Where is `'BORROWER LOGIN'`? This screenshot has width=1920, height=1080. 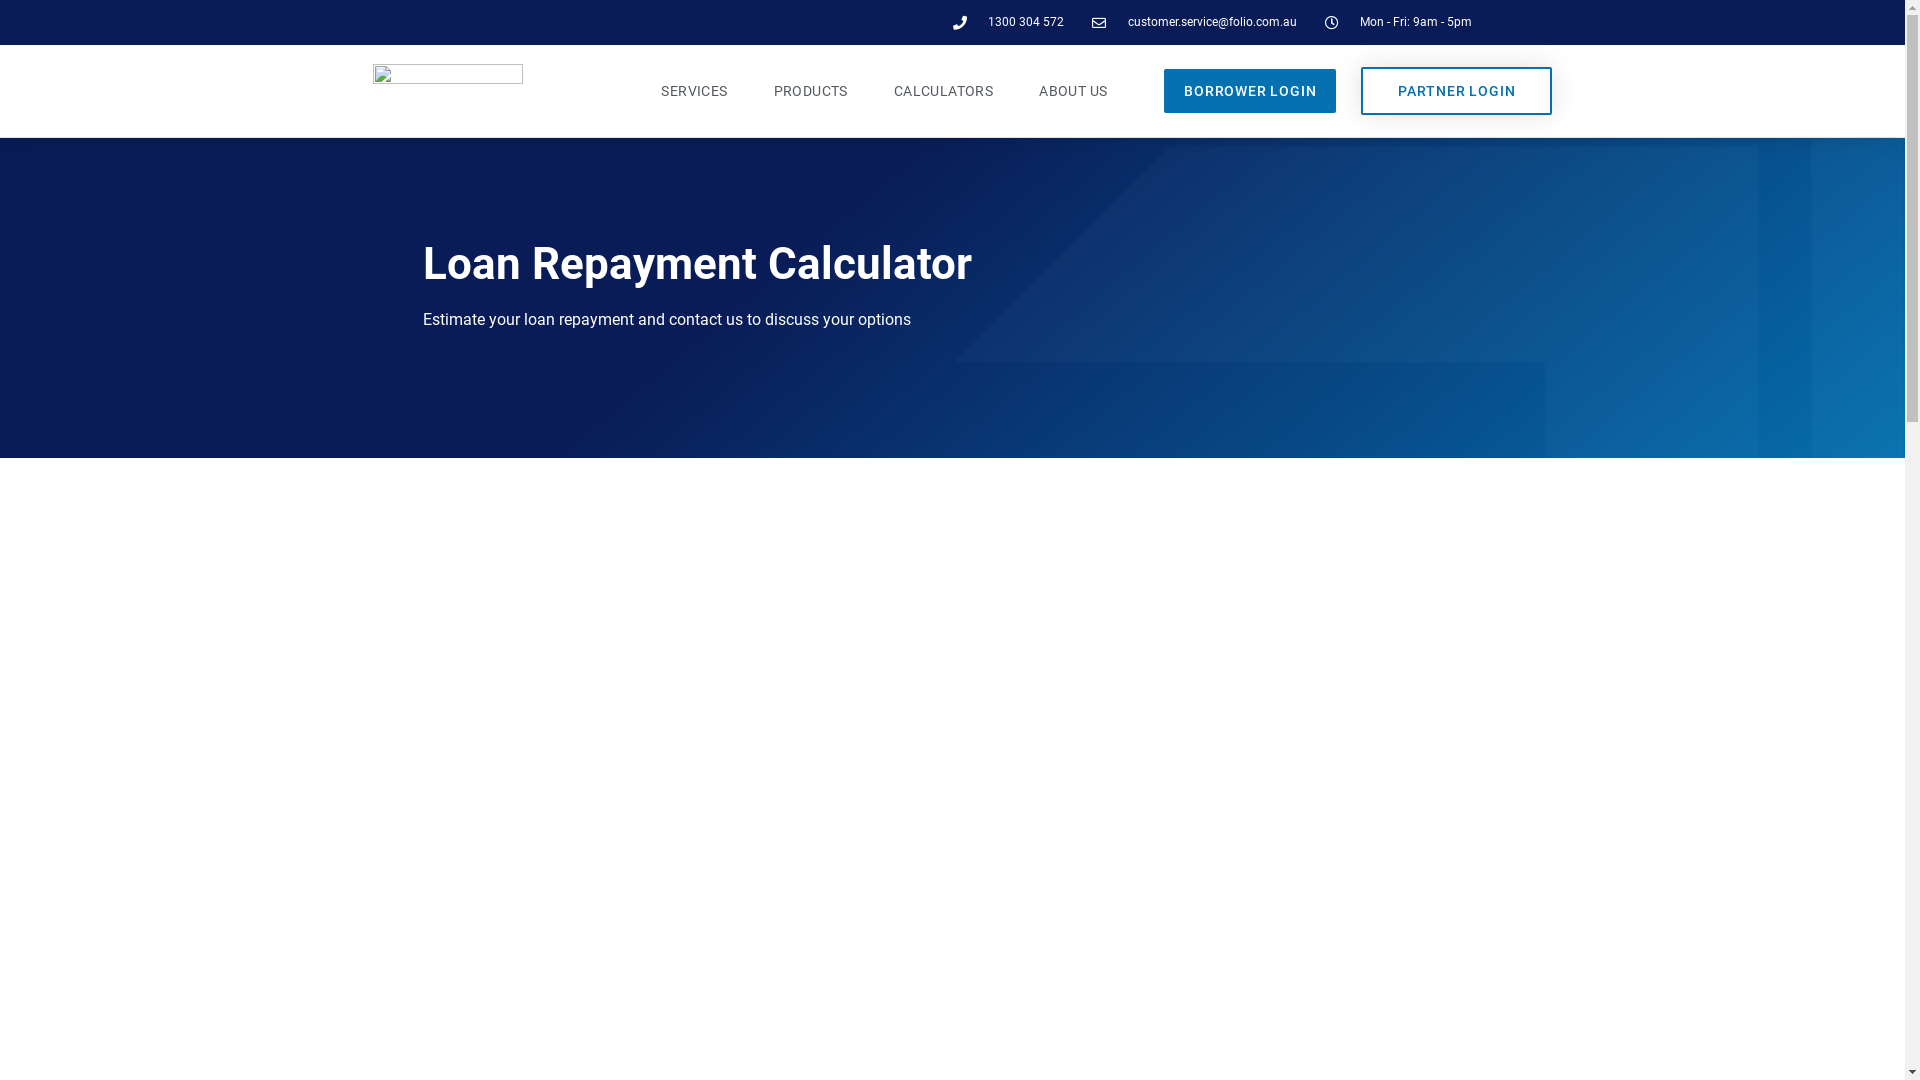
'BORROWER LOGIN' is located at coordinates (1248, 91).